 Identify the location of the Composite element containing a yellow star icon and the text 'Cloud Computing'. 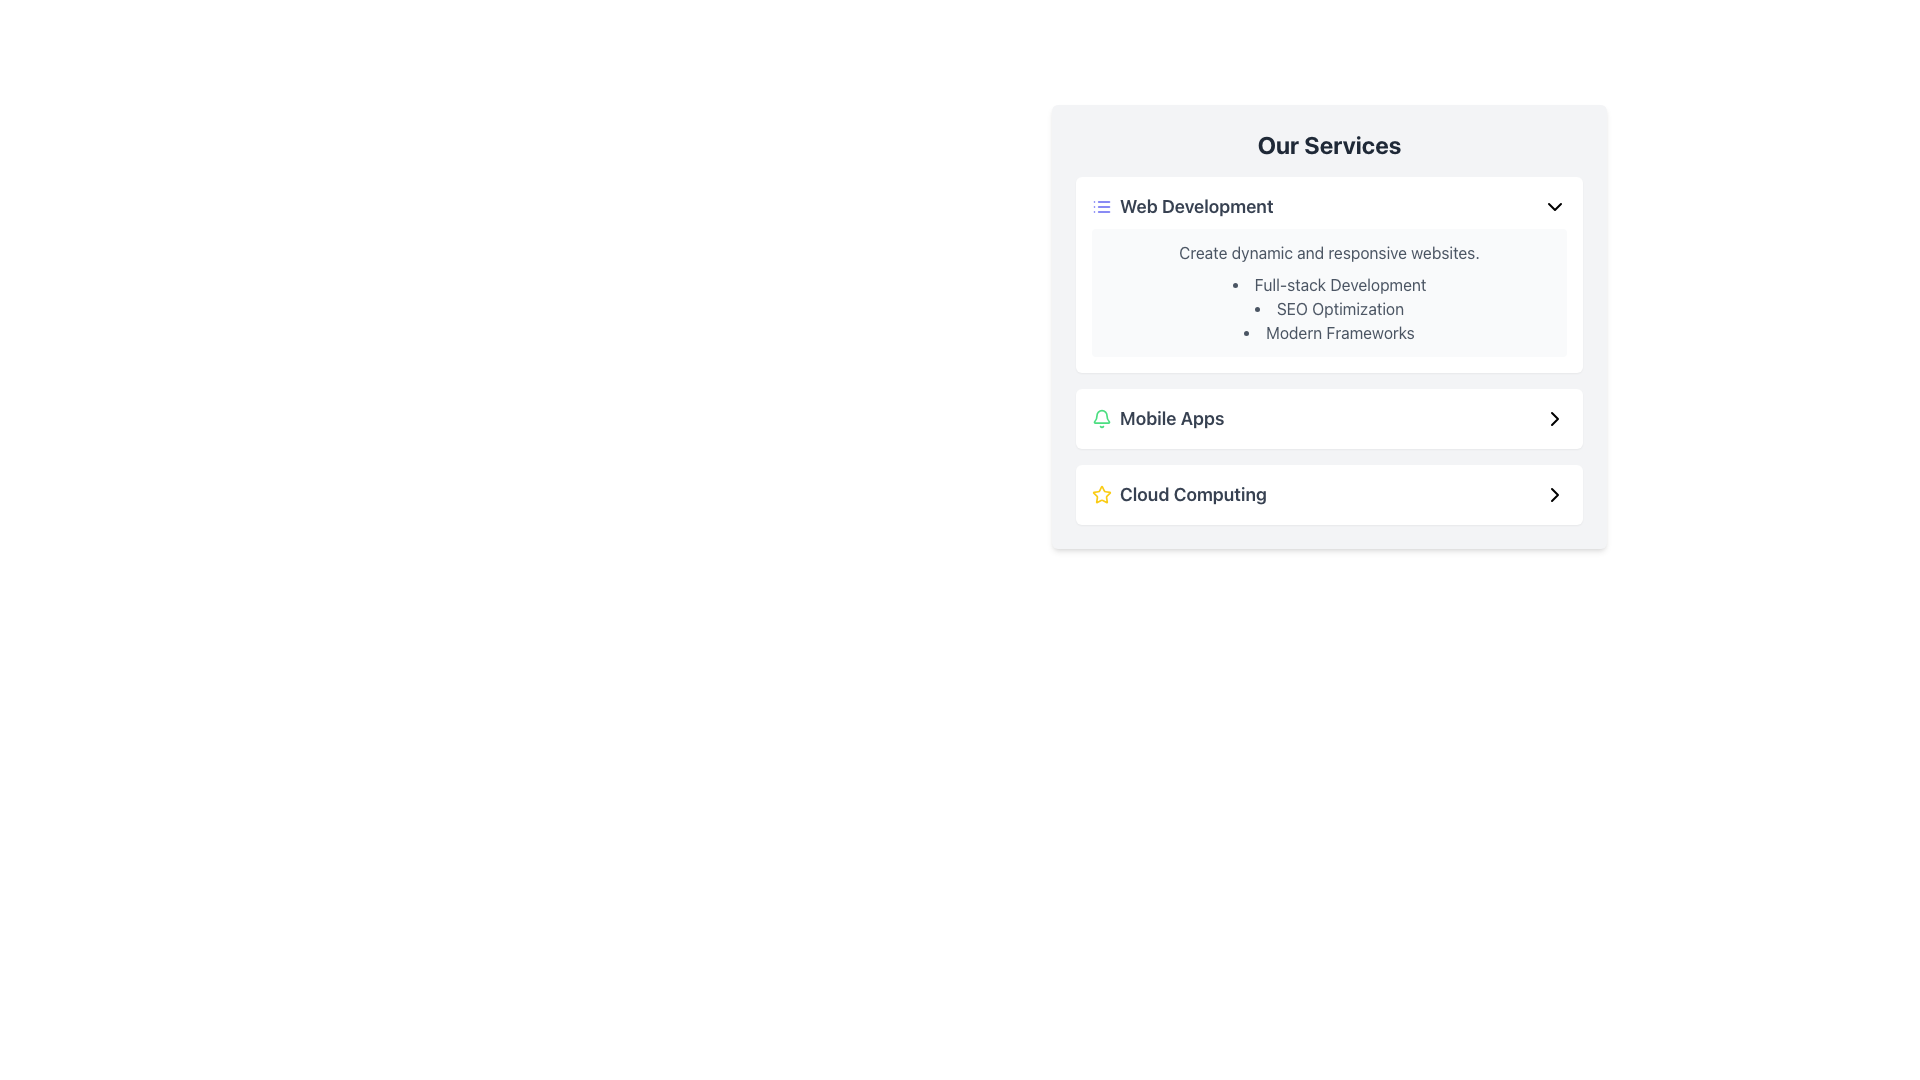
(1179, 494).